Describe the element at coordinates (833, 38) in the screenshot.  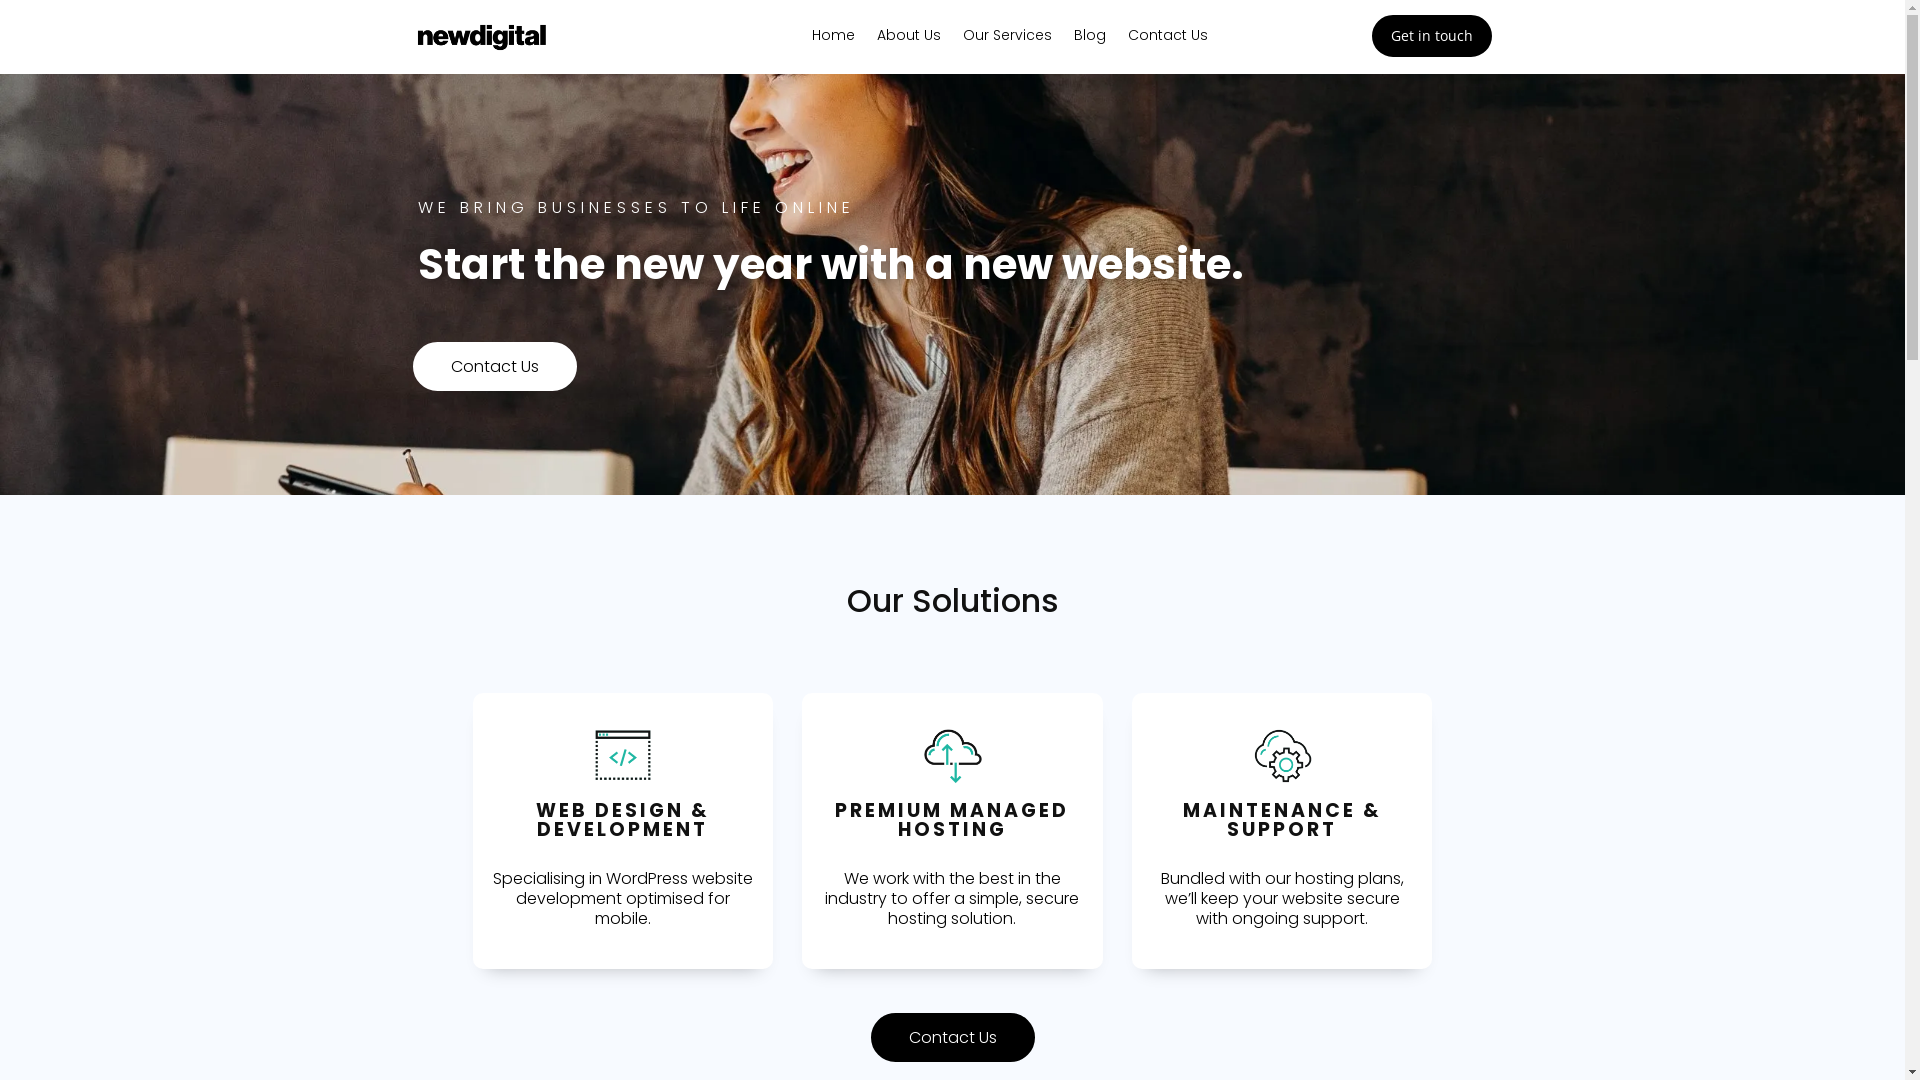
I see `'Home'` at that location.